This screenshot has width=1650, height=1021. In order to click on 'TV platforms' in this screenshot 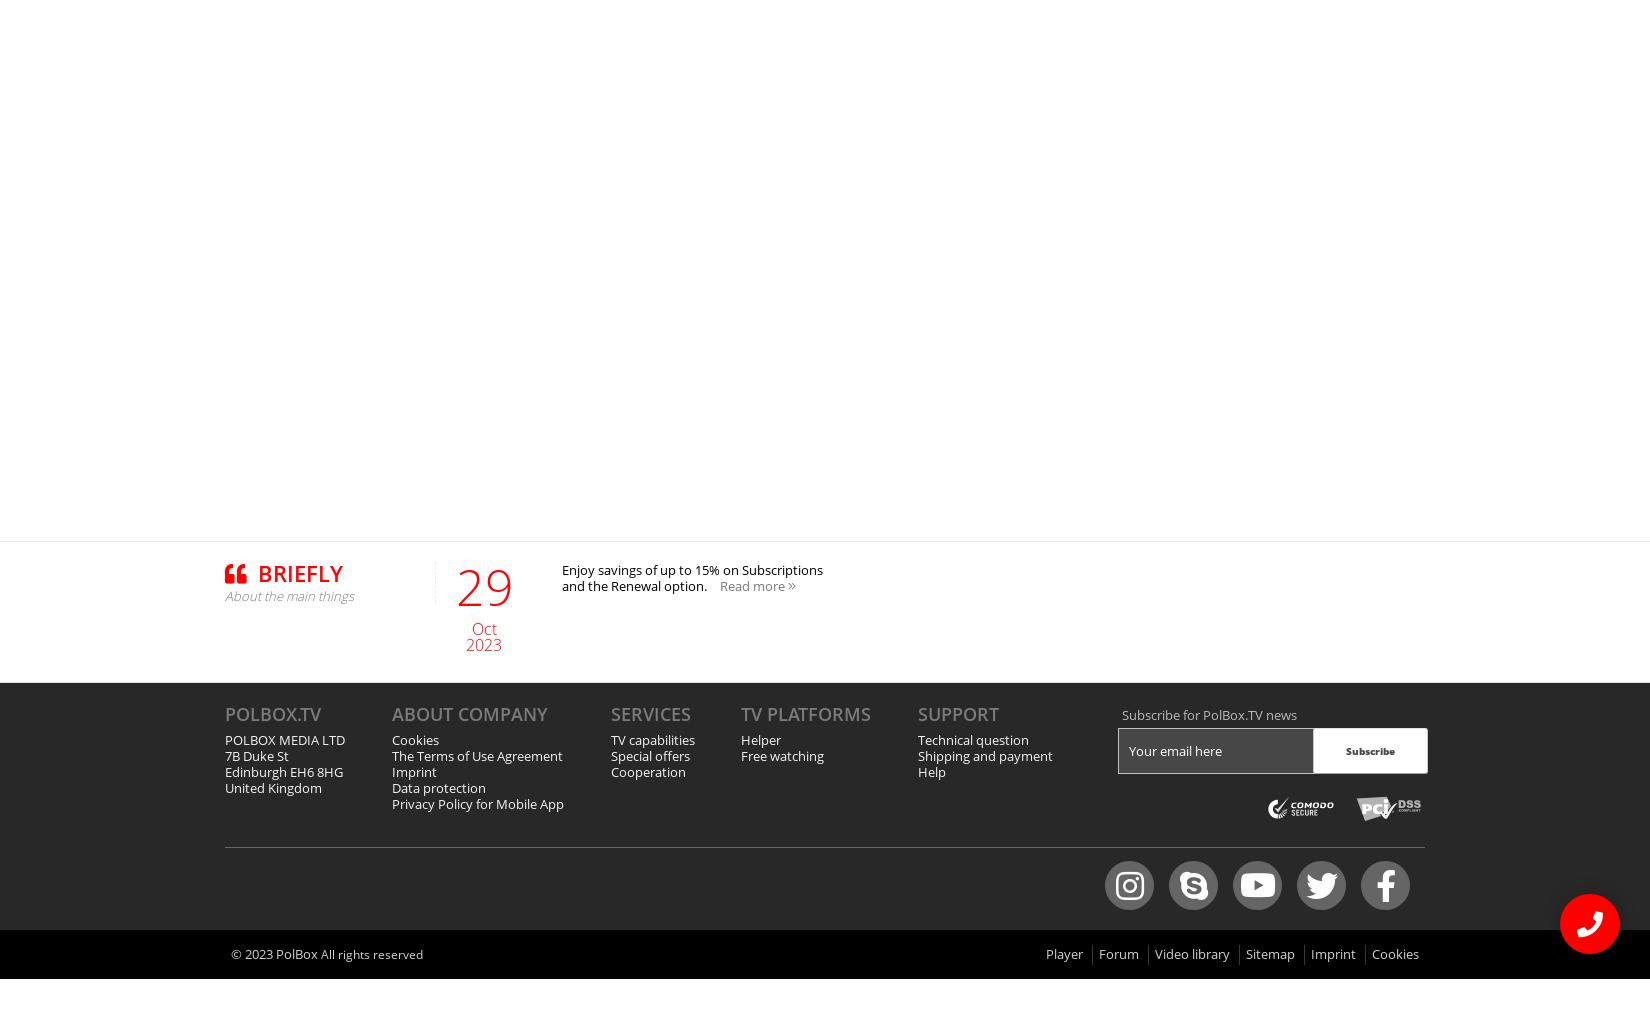, I will do `click(805, 712)`.